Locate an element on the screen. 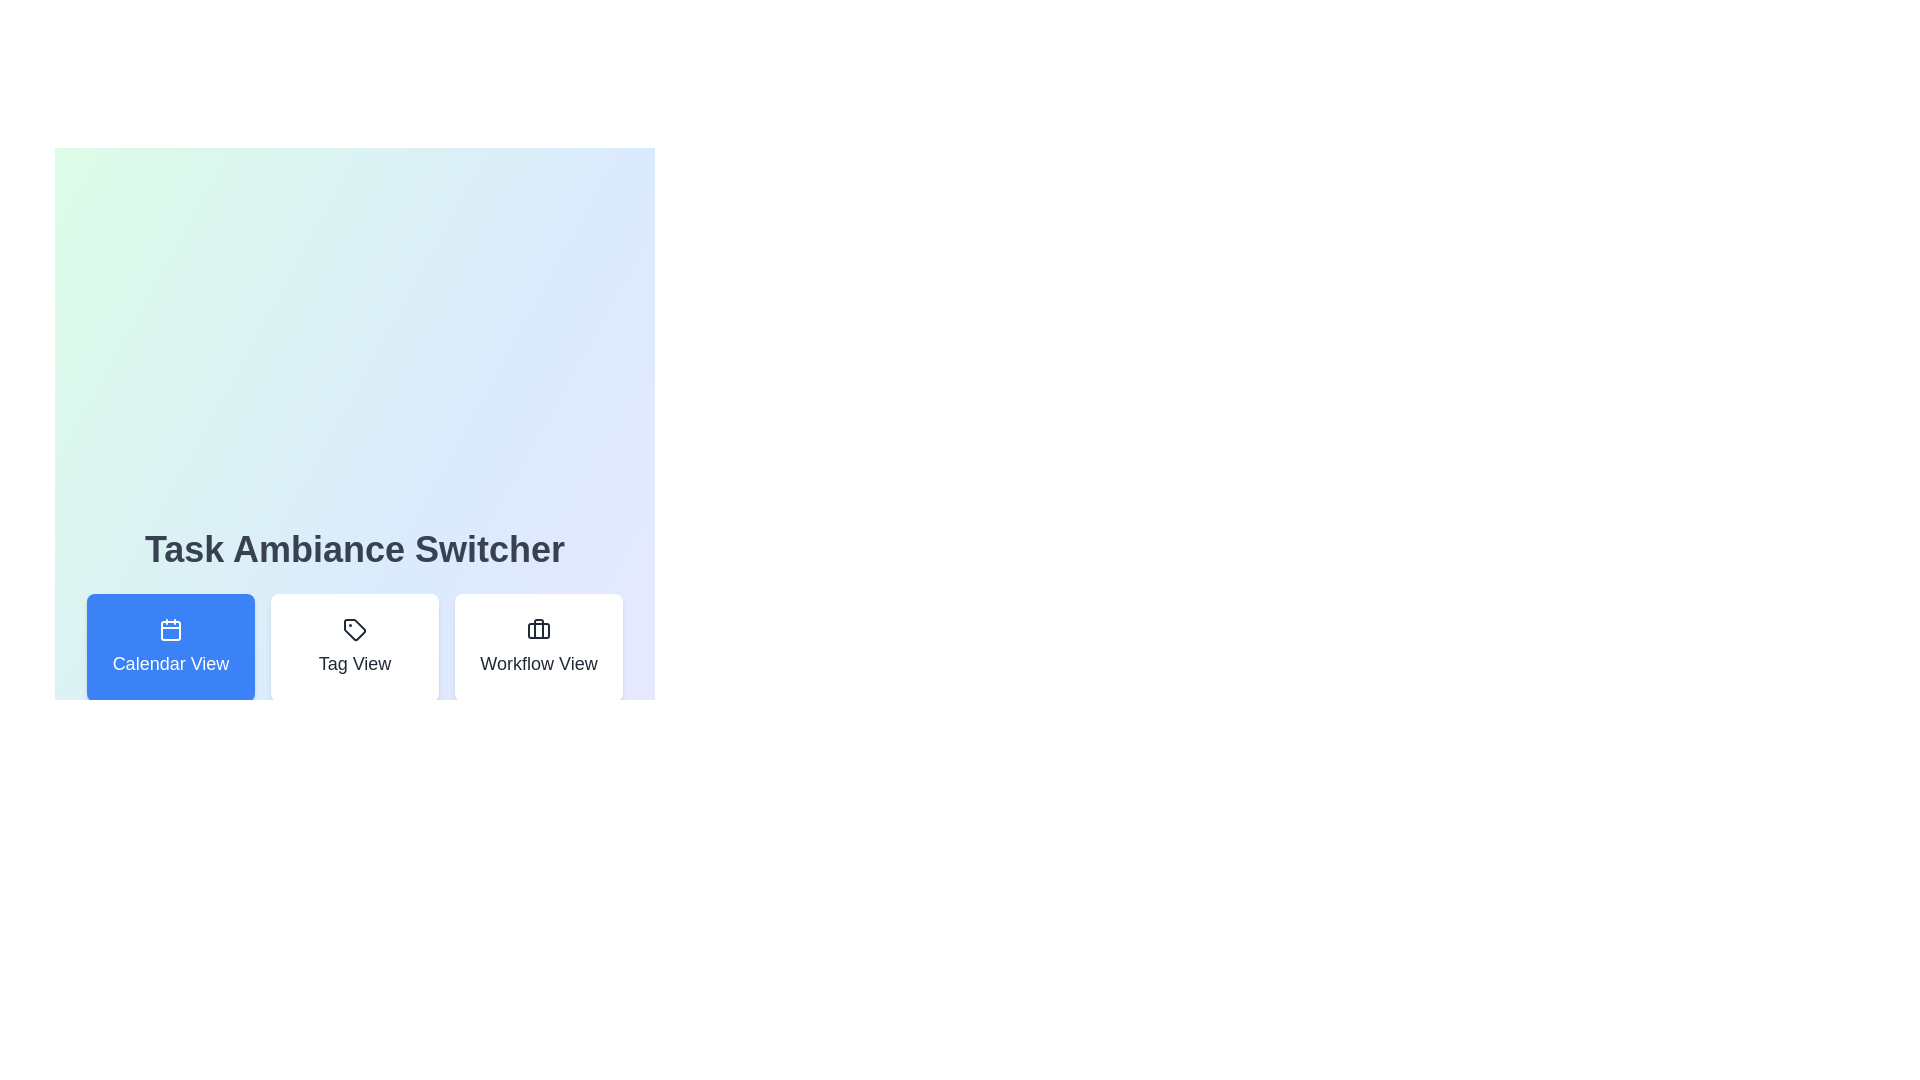 The width and height of the screenshot is (1920, 1080). the 'Tag View' button, which is the second card in a row of three, located between the 'Calendar View' and 'Workflow View' cards is located at coordinates (355, 648).